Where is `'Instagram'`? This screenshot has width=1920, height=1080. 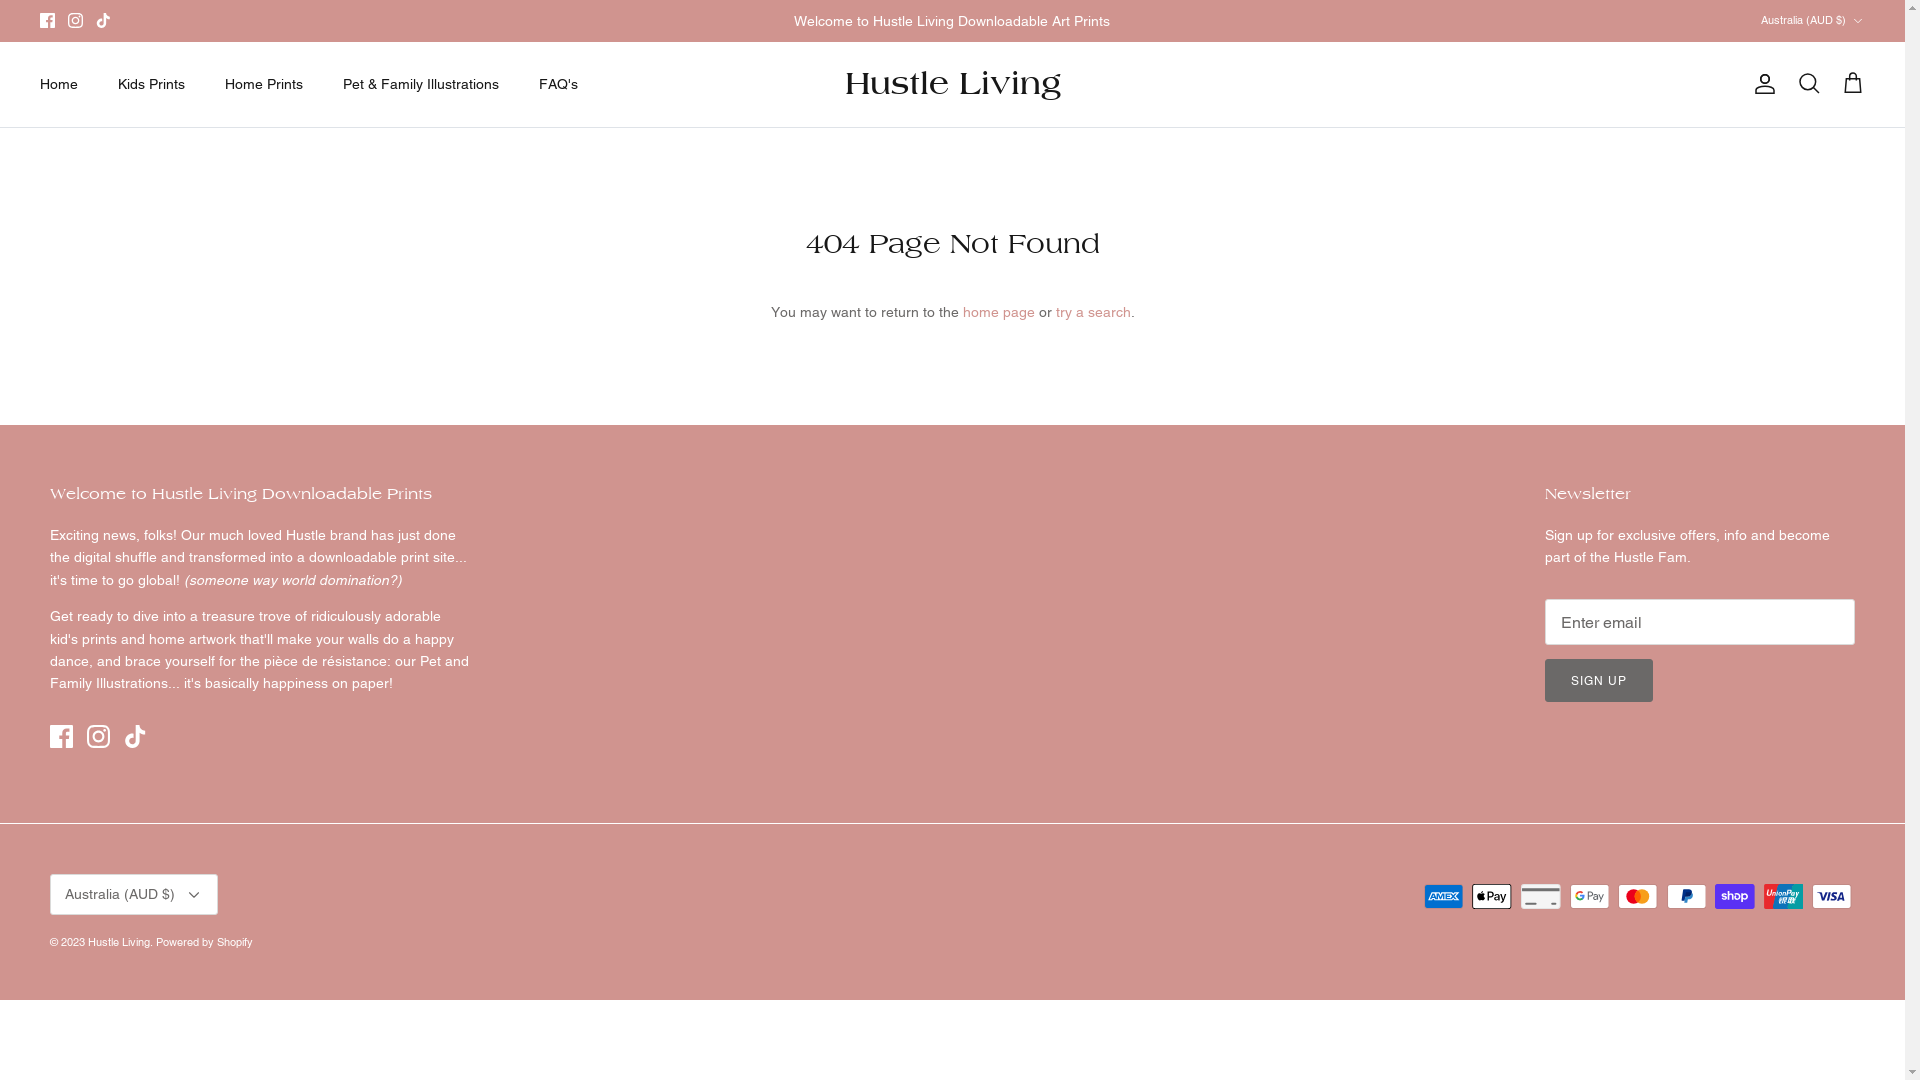
'Instagram' is located at coordinates (97, 736).